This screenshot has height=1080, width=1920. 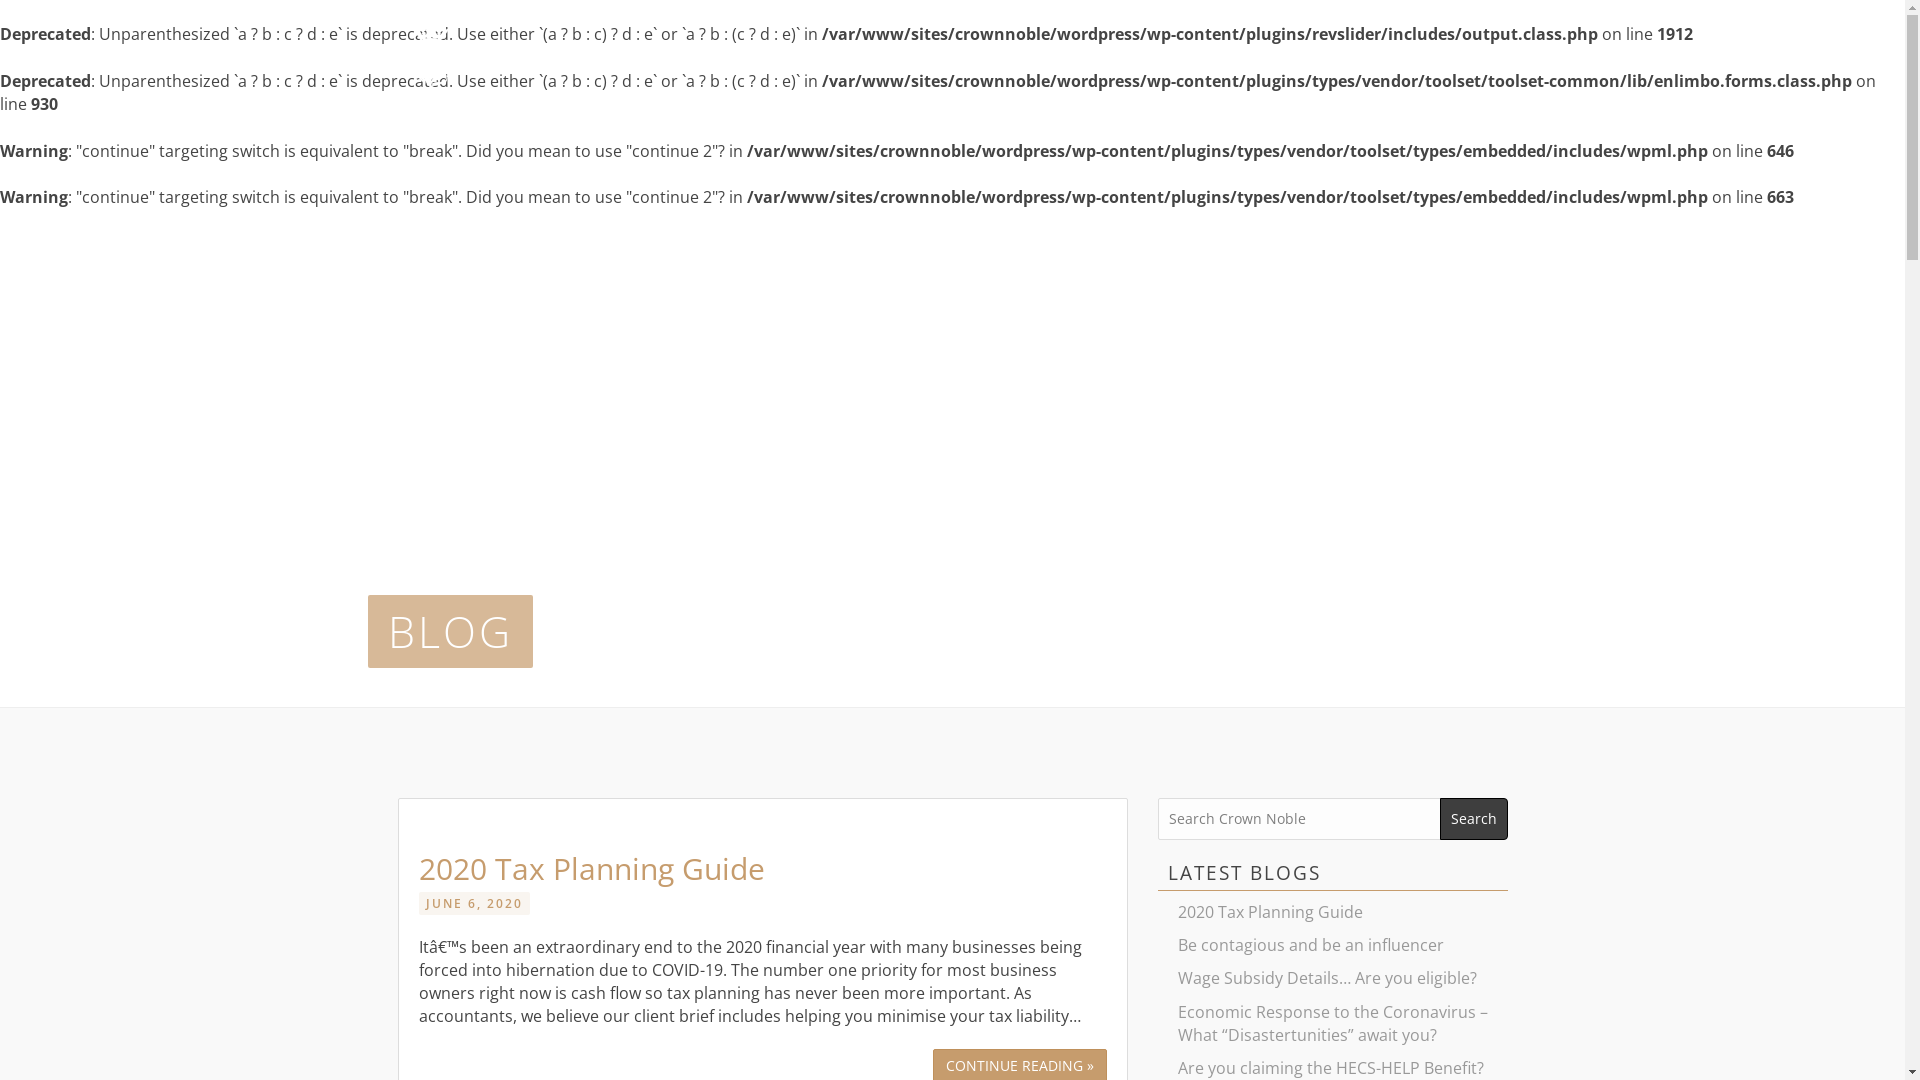 I want to click on 'Be contagious and be an influencer', so click(x=1333, y=945).